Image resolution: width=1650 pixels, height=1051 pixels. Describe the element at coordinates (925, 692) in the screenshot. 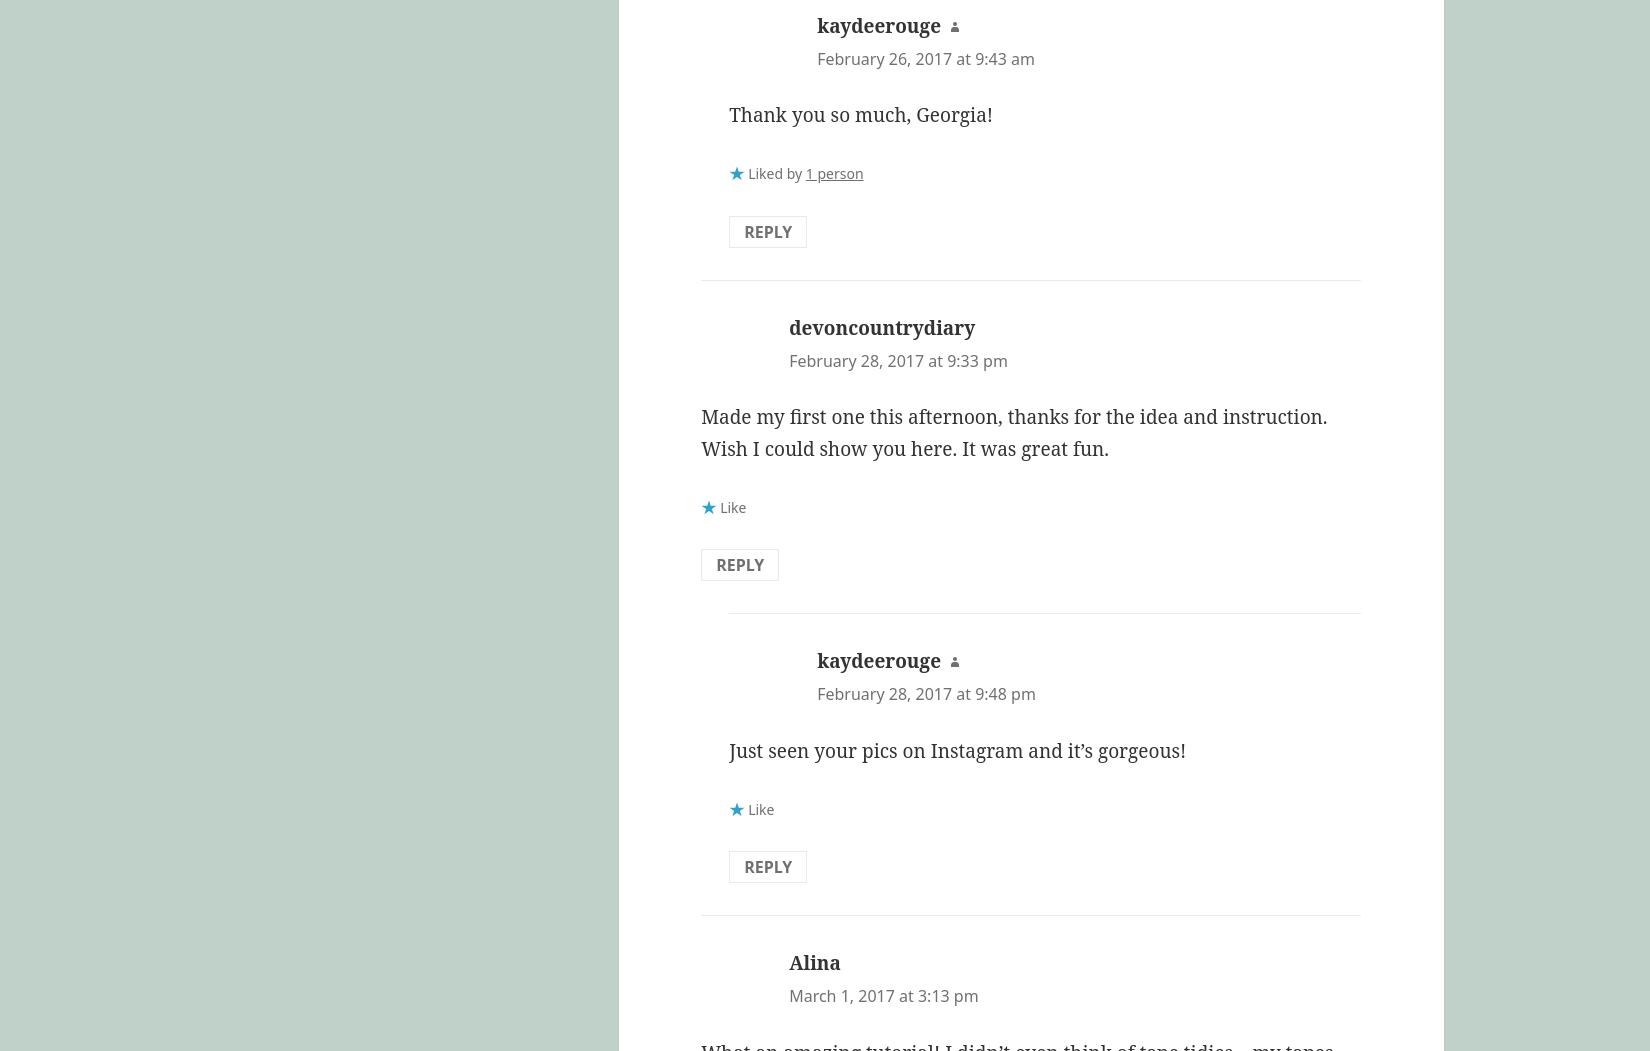

I see `'February 28, 2017 at 9:48 pm'` at that location.